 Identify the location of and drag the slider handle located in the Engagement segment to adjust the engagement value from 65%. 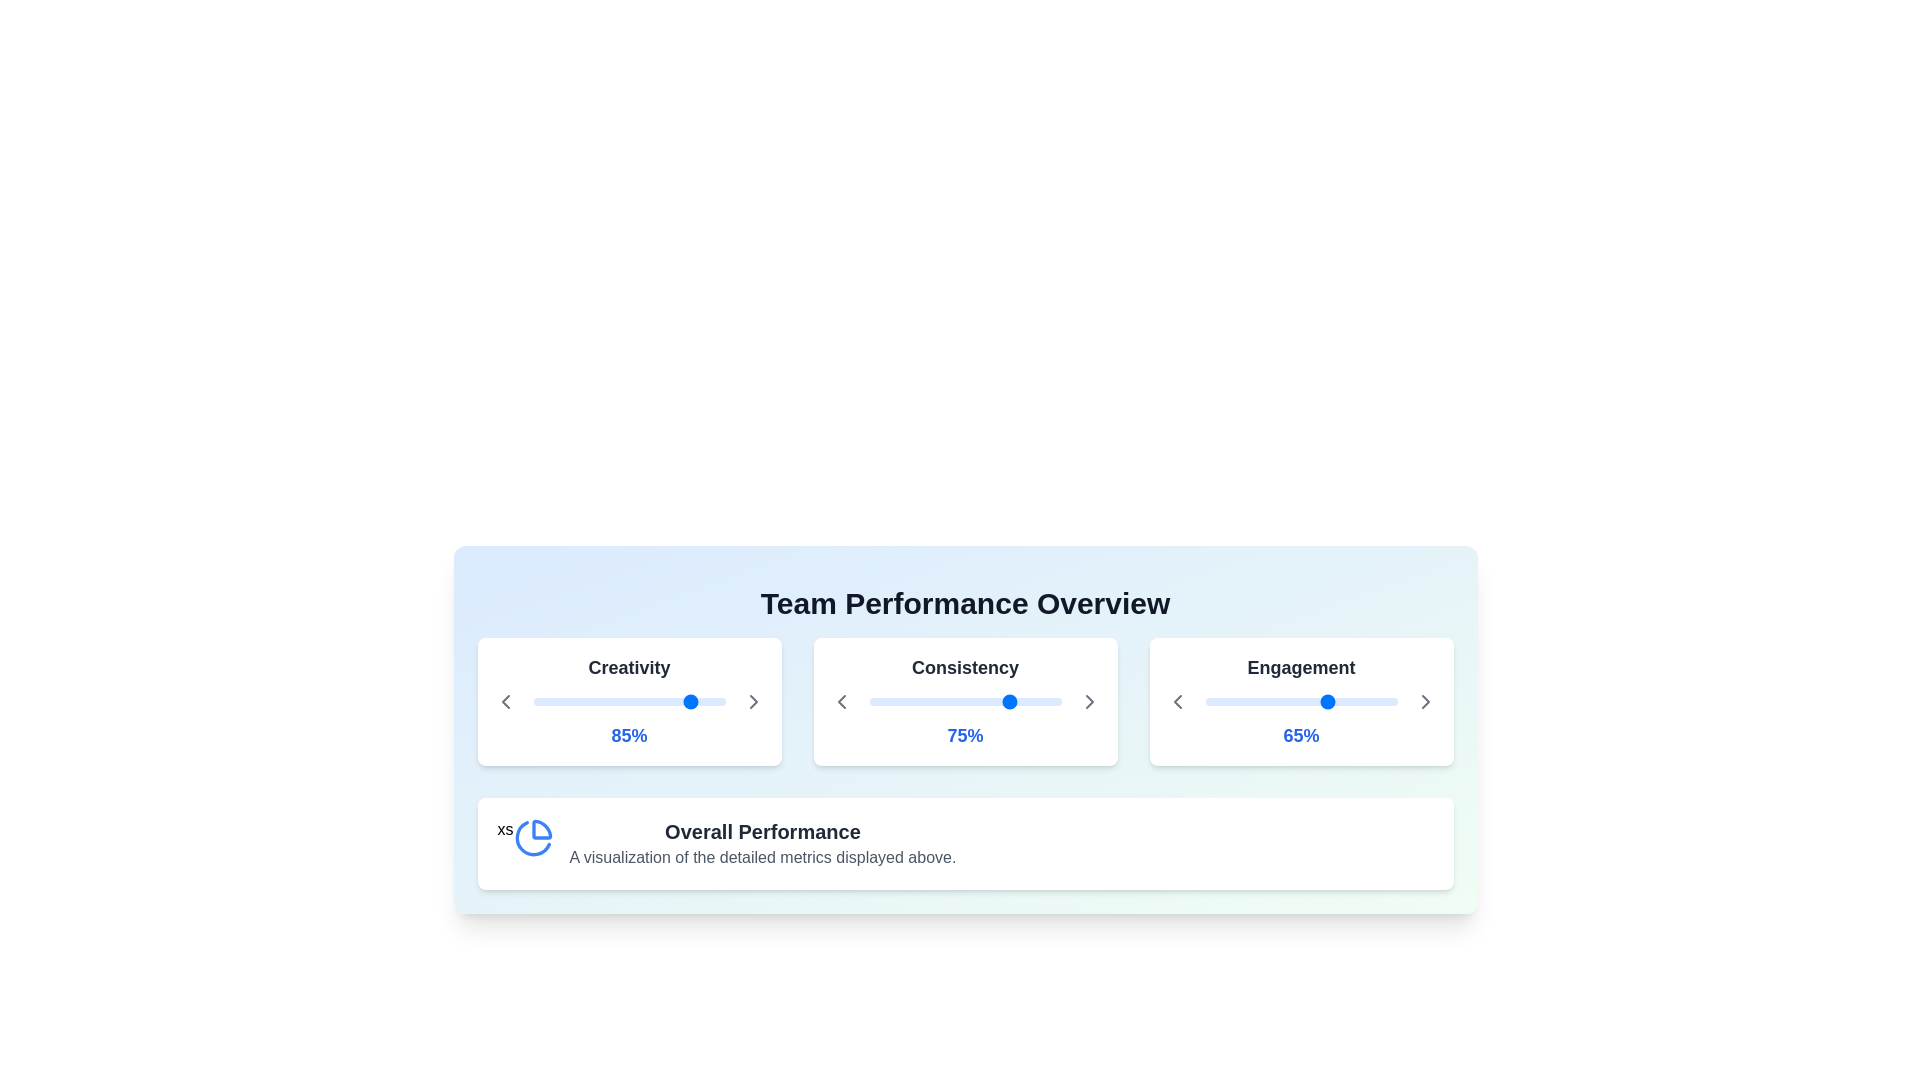
(1301, 701).